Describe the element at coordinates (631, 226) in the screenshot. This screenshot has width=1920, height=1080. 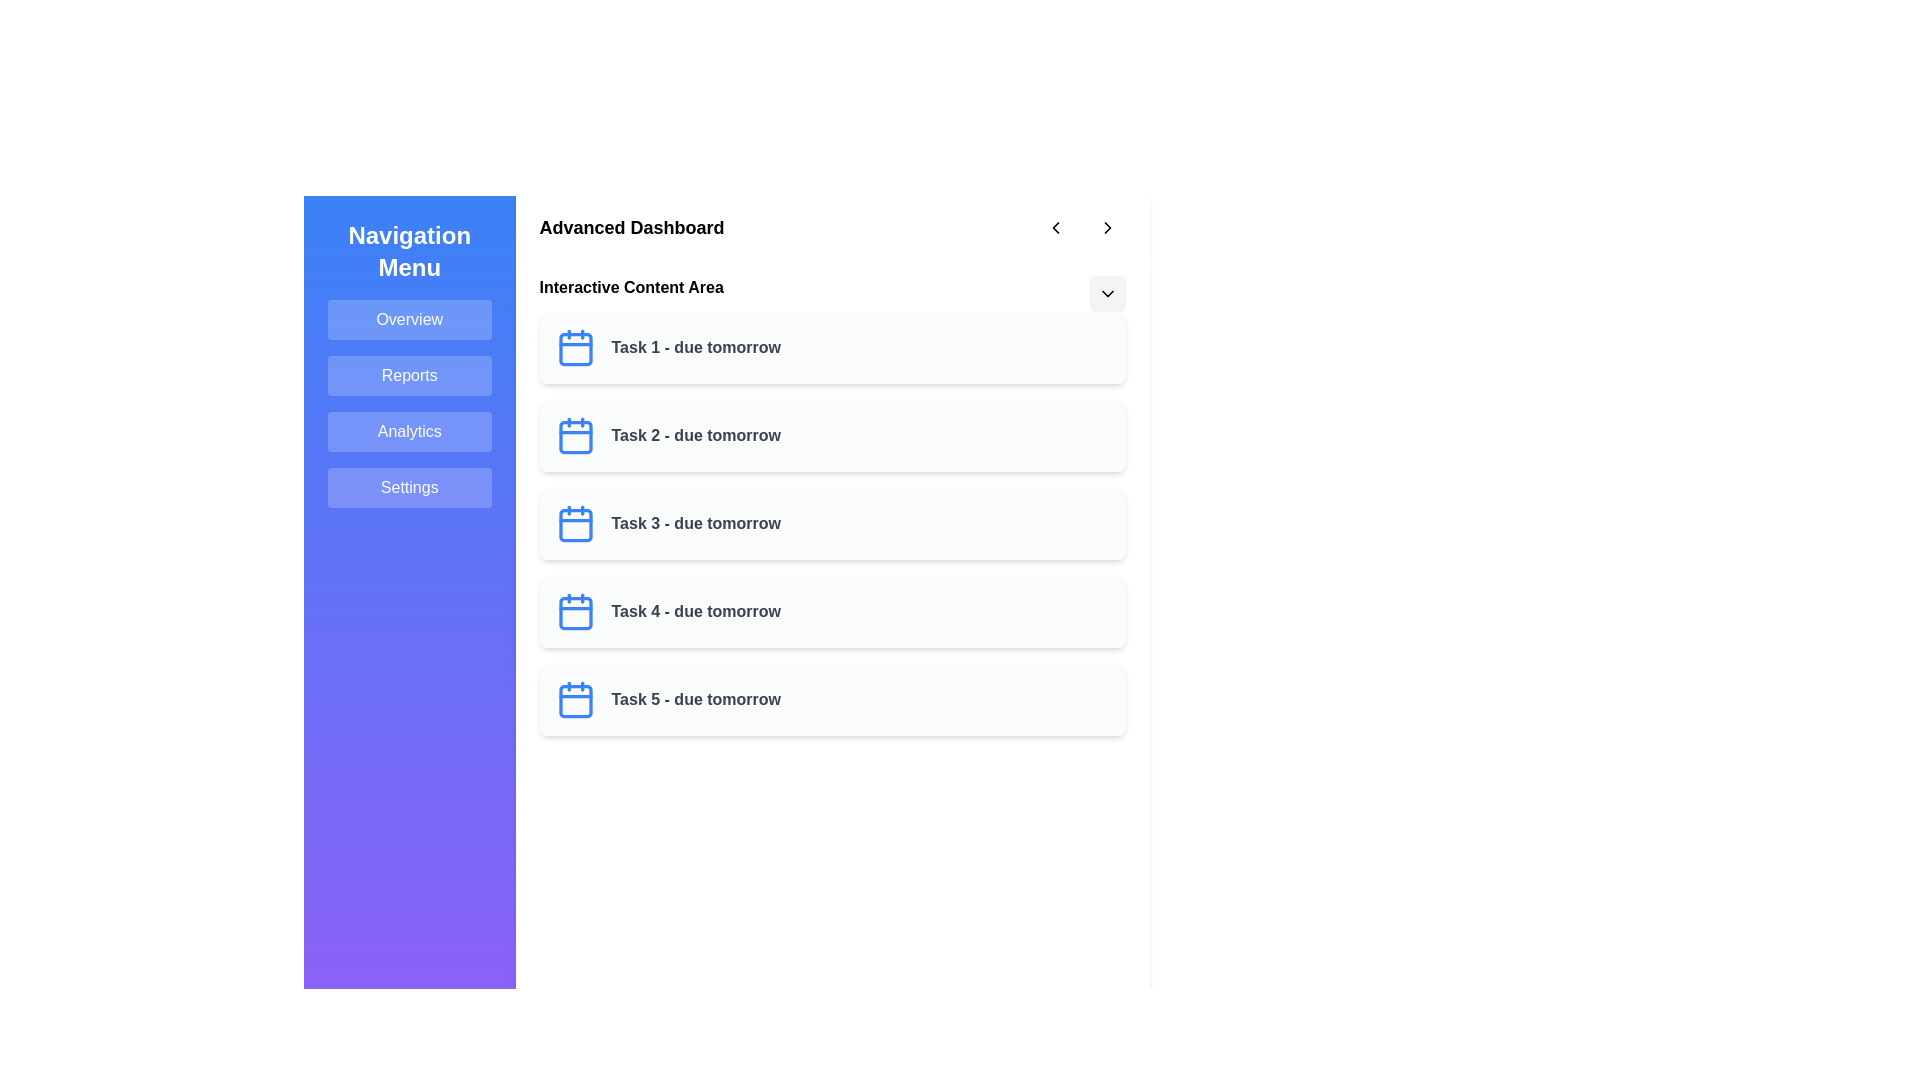
I see `the 'Advanced Dashboard' text label, which is prominently displayed at the top of the content area with a bold, large font style` at that location.